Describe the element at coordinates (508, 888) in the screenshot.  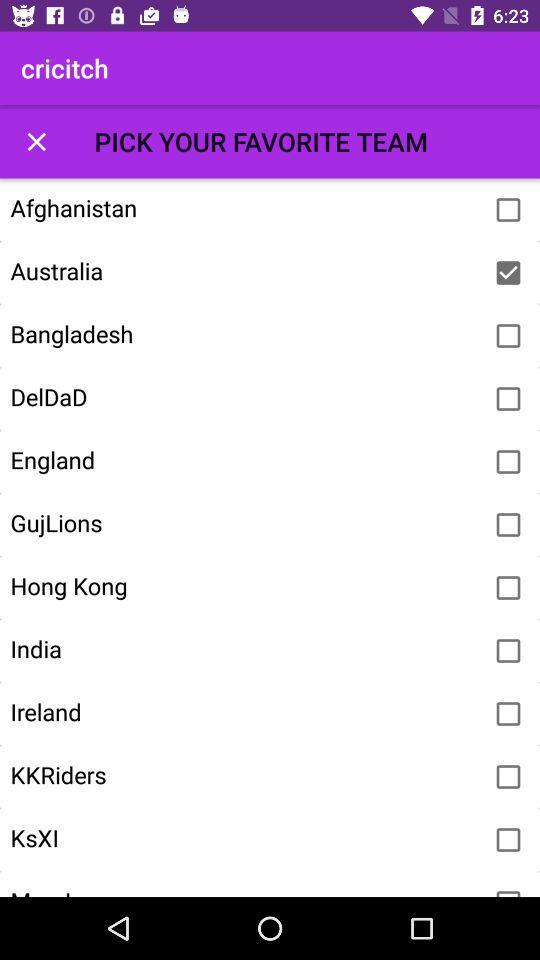
I see `option` at that location.